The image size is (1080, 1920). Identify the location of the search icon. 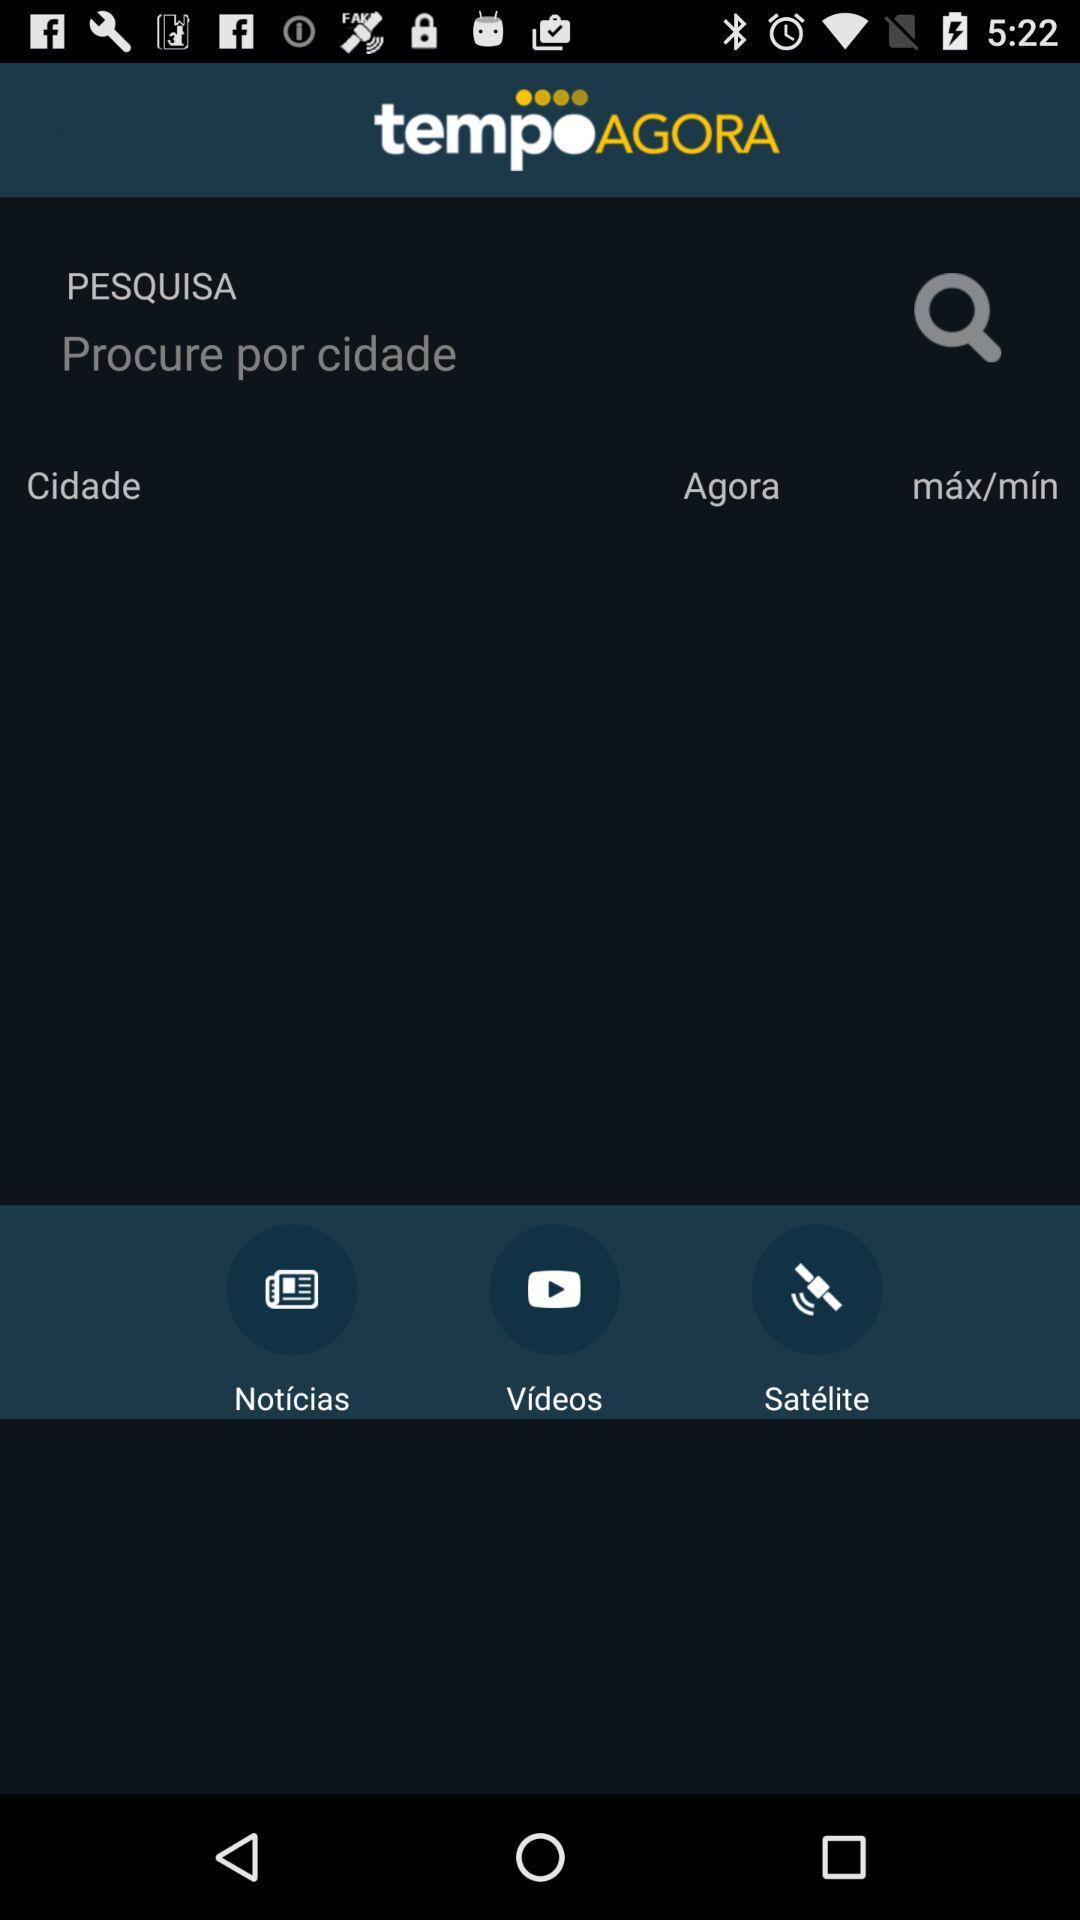
(956, 339).